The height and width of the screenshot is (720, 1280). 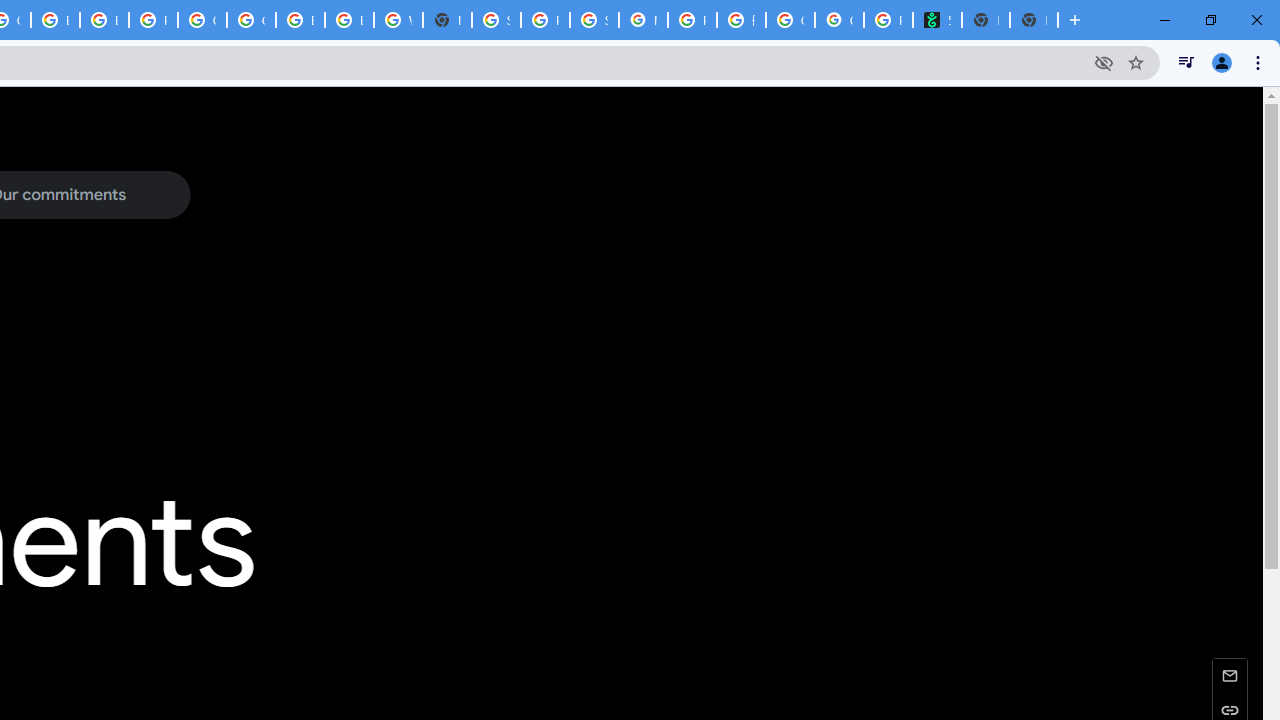 I want to click on 'Third-party cookies blocked', so click(x=1103, y=61).